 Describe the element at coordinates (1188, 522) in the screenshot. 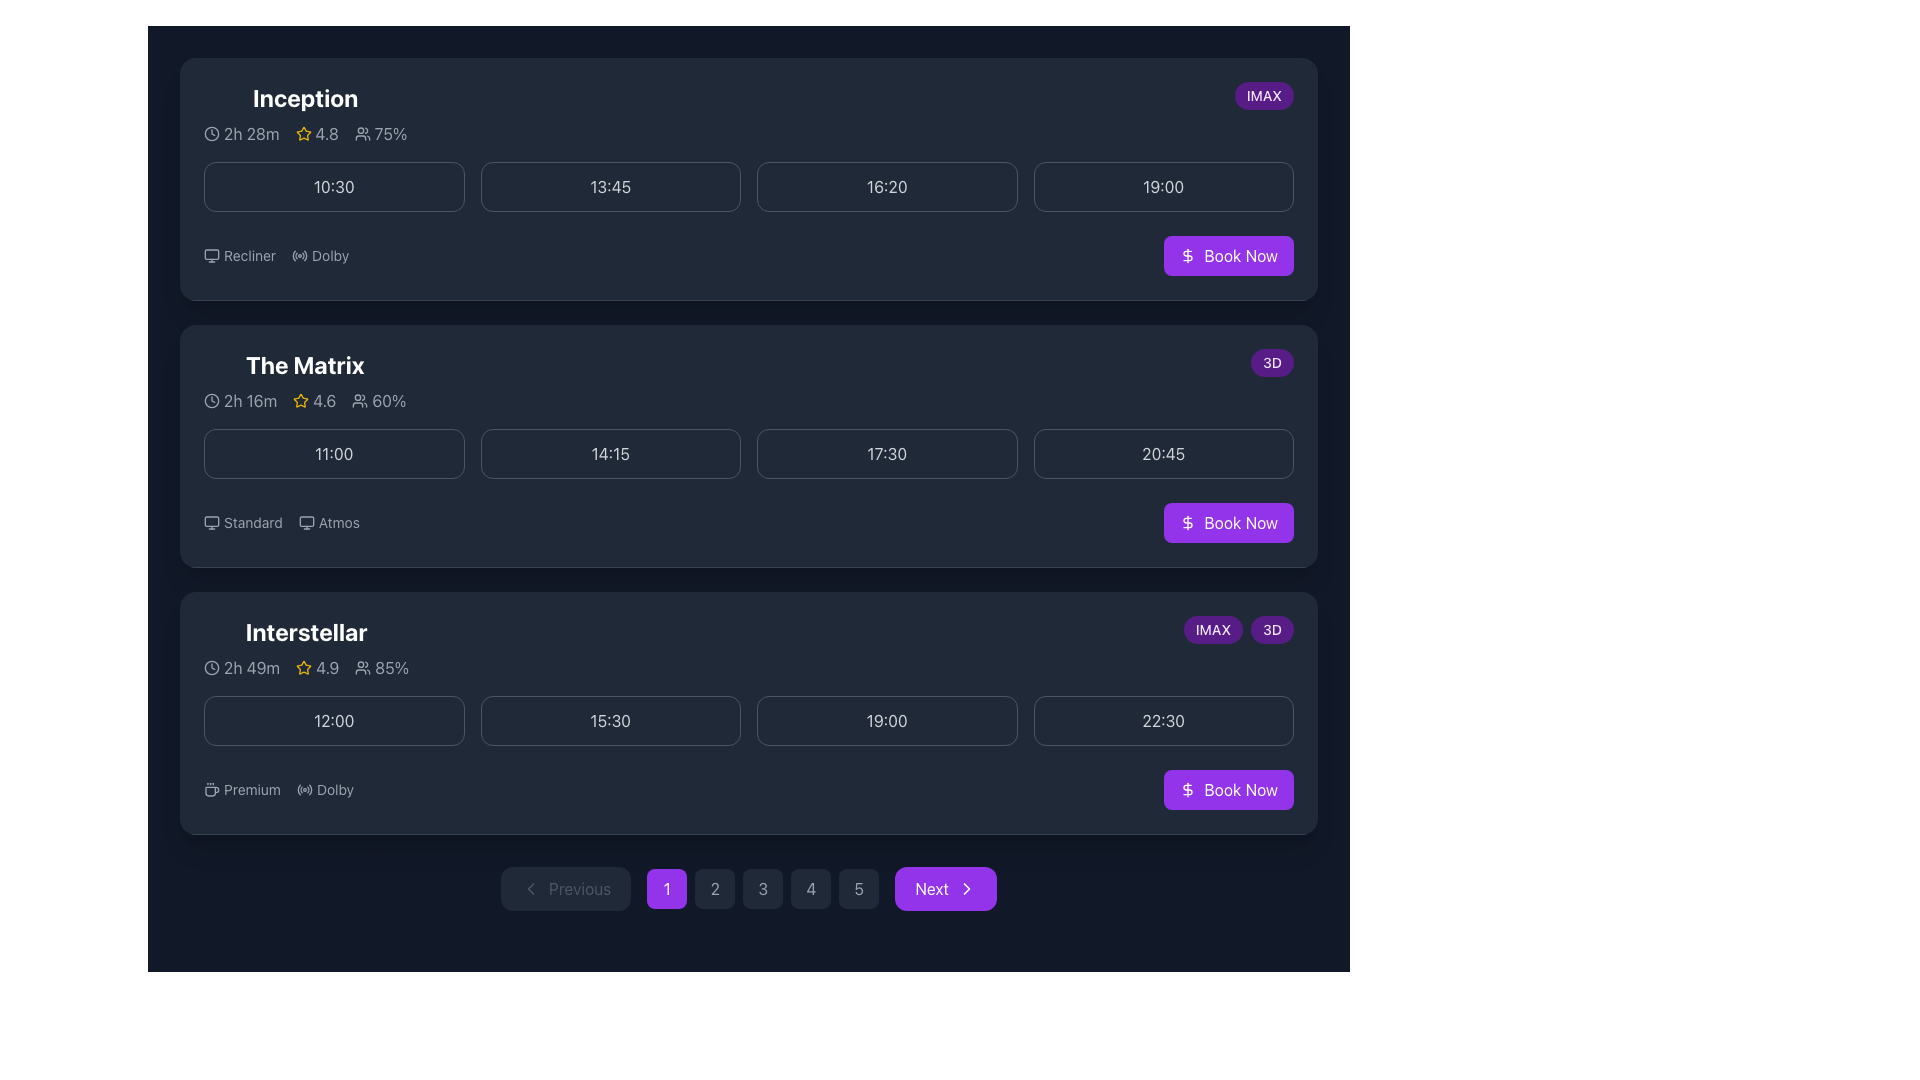

I see `the monetary icon located inside the 'Book Now' button, positioned to the left of the text 'Book Now'` at that location.